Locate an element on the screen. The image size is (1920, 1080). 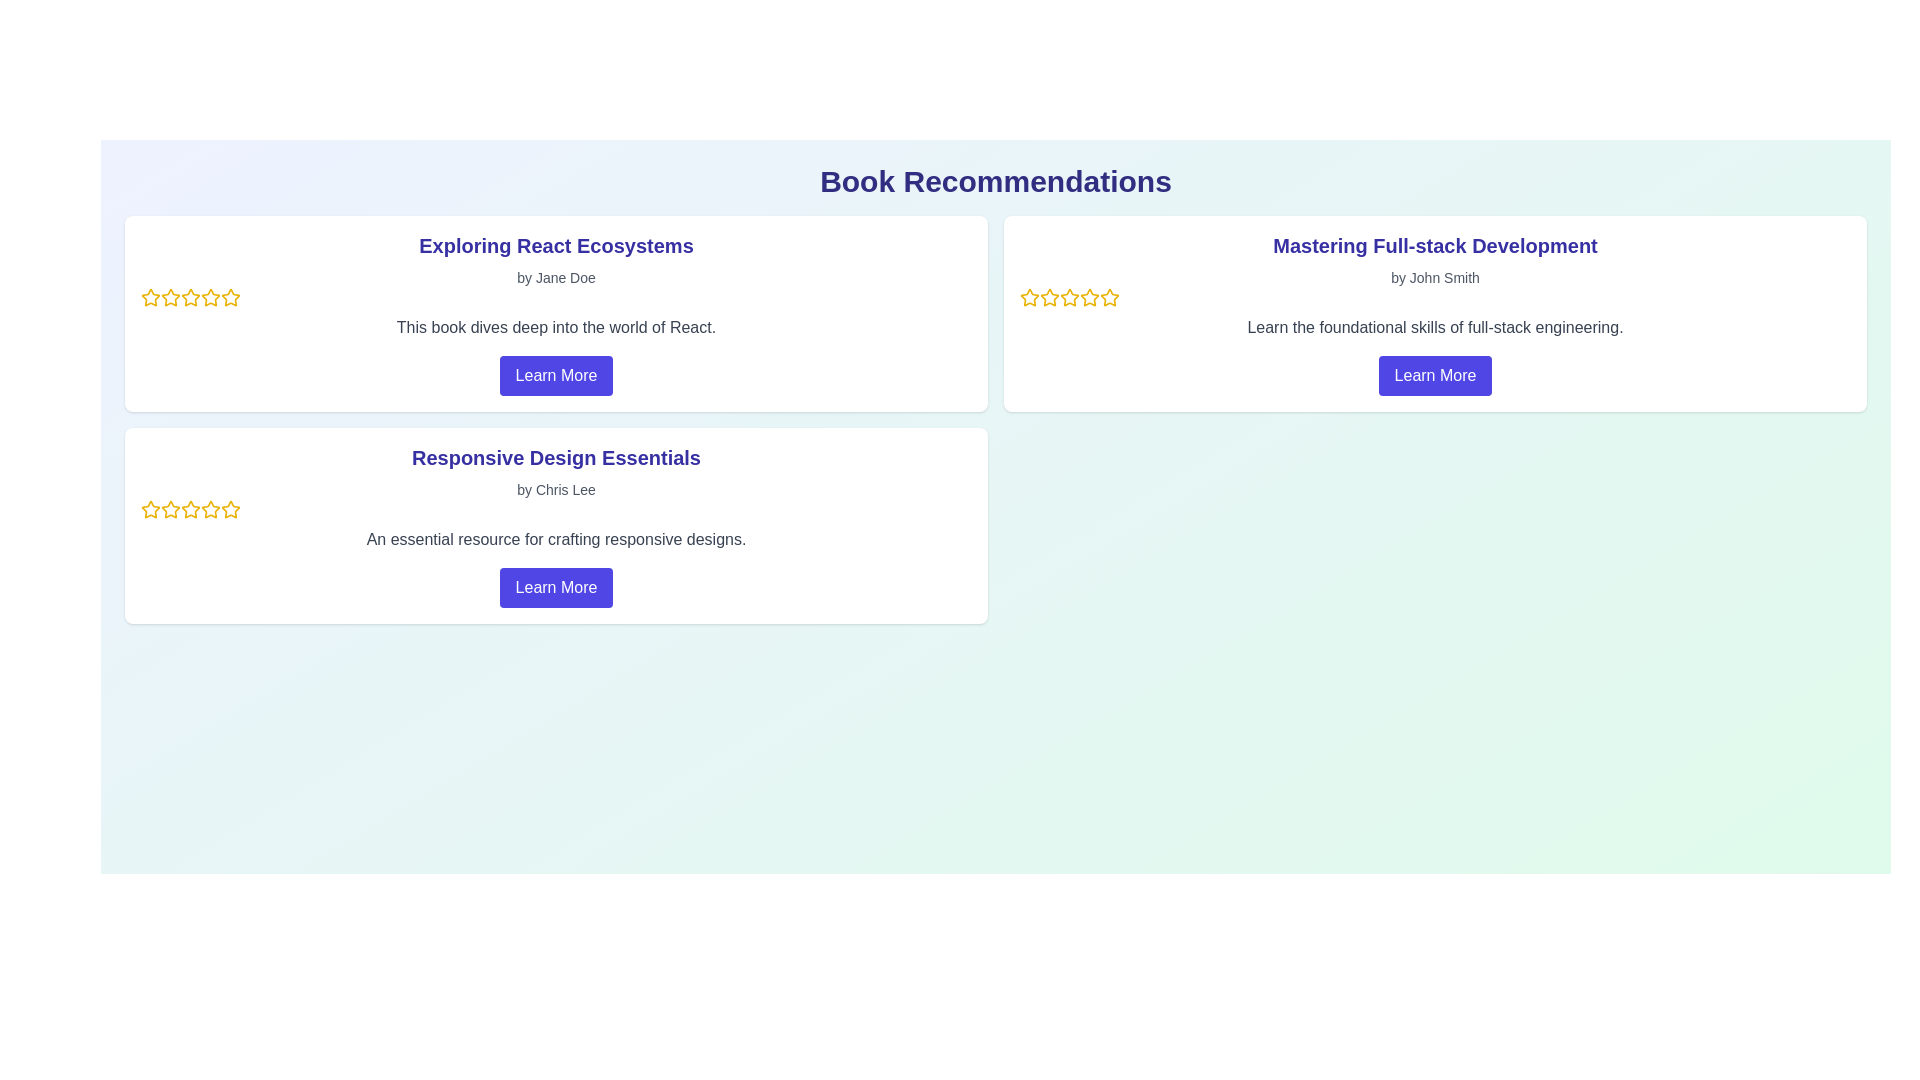
the first star icon in the rating system of the 'Mastering Full-stack Development' card, located in the top-right section just below the book title is located at coordinates (1030, 297).